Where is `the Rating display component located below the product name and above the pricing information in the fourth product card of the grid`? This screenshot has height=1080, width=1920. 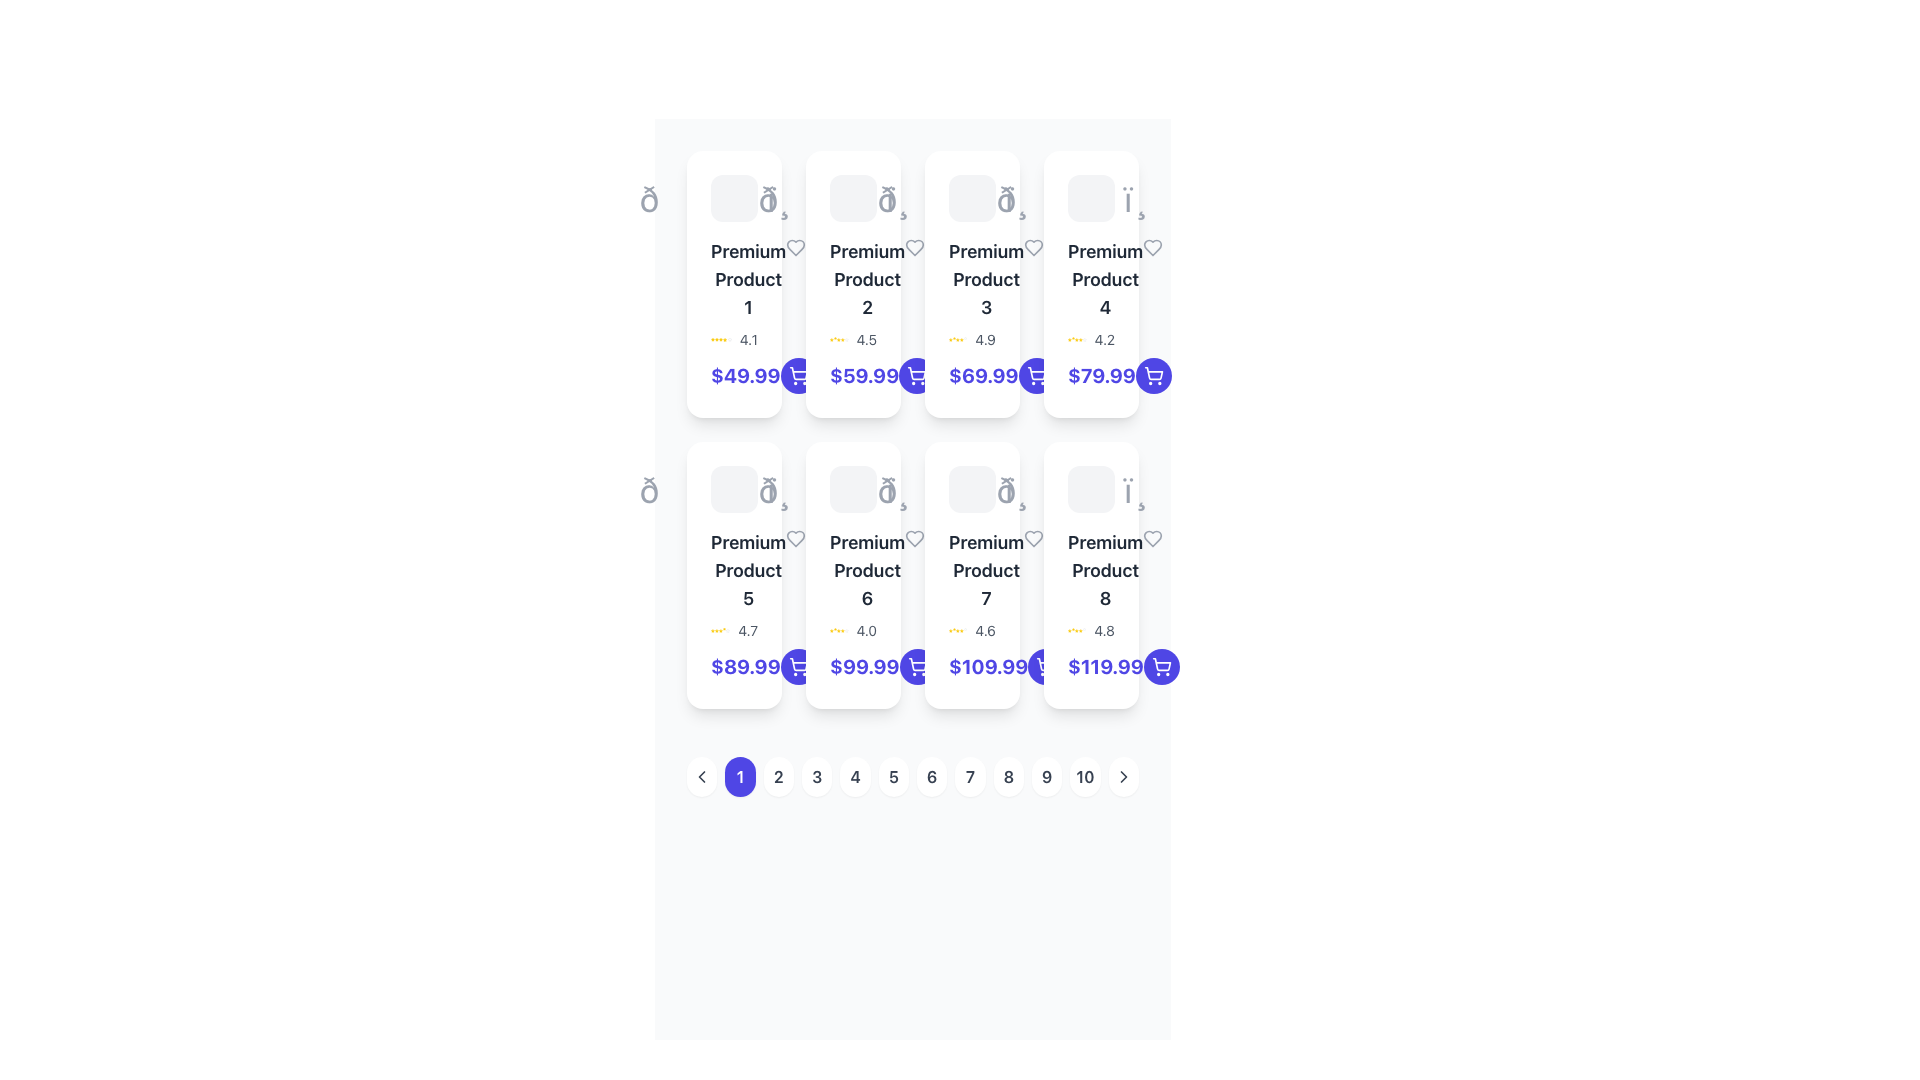
the Rating display component located below the product name and above the pricing information in the fourth product card of the grid is located at coordinates (1090, 338).